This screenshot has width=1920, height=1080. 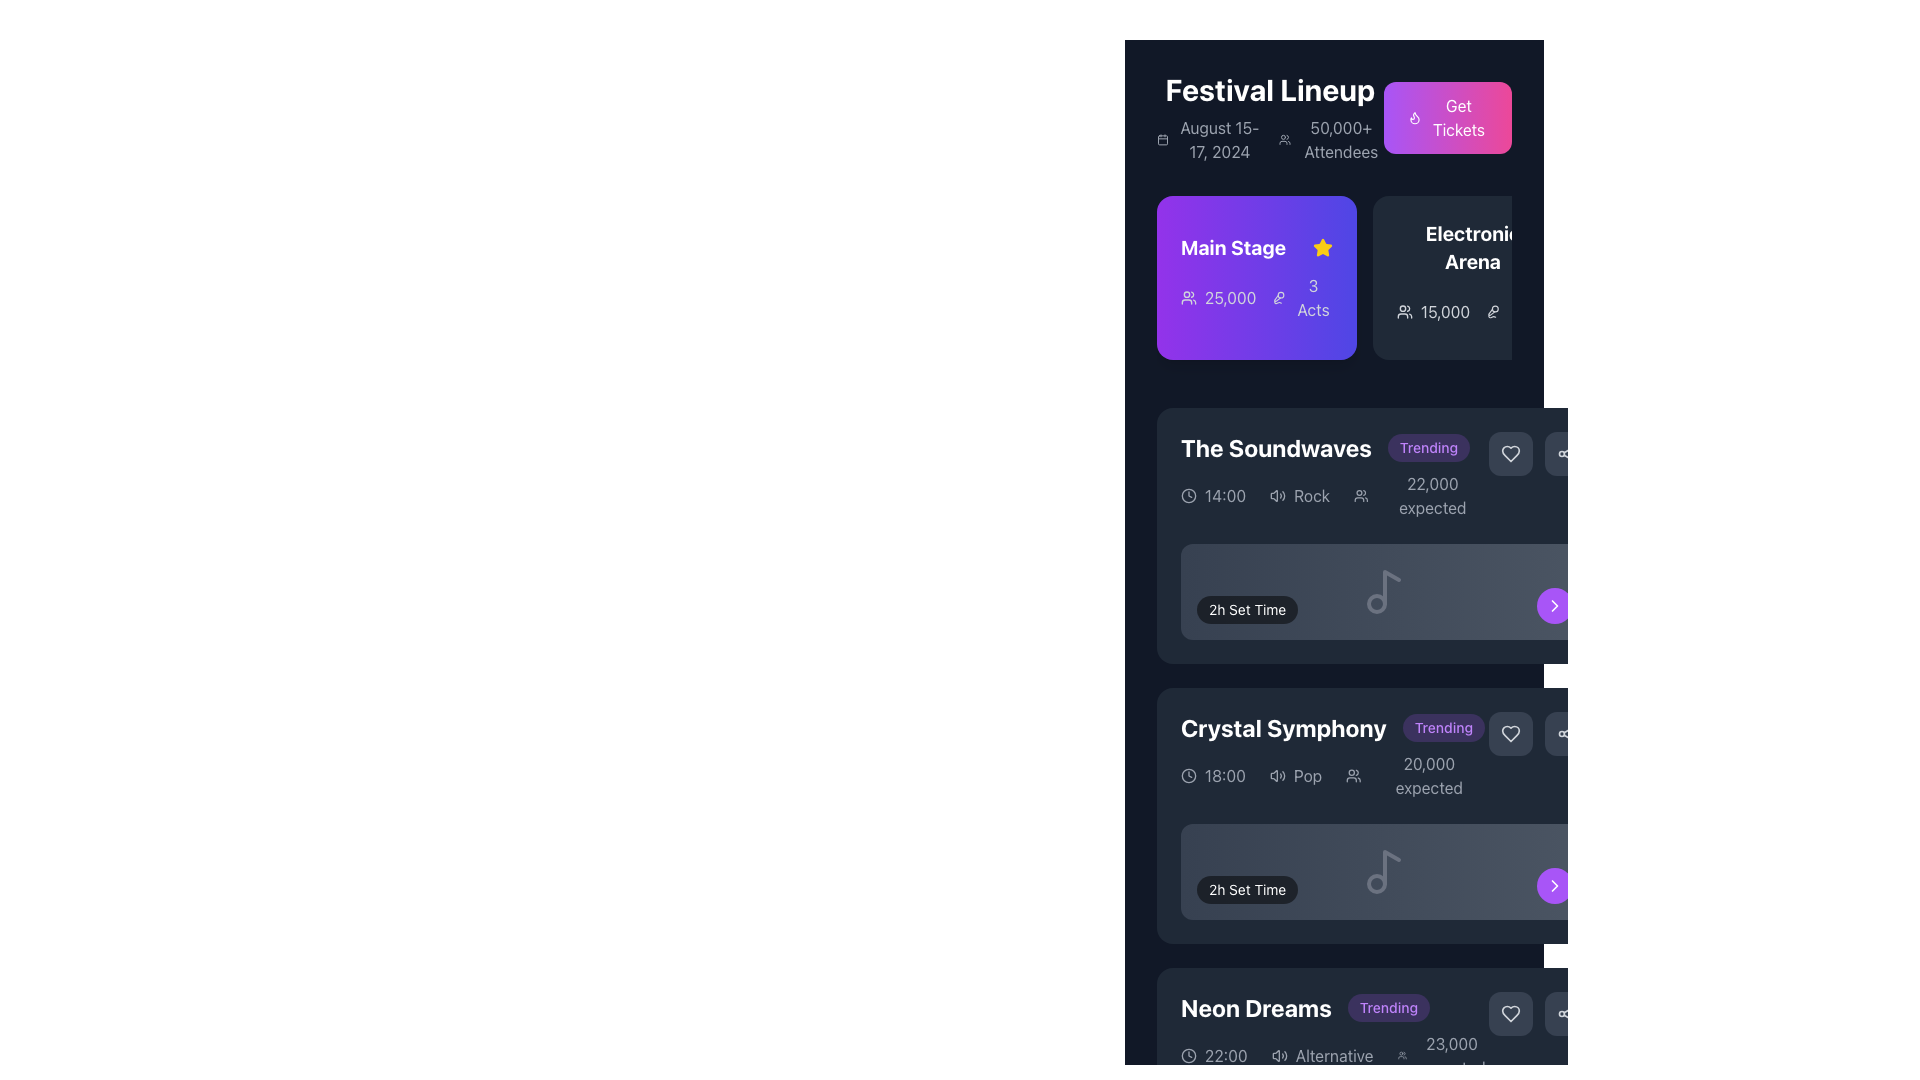 What do you see at coordinates (1413, 118) in the screenshot?
I see `the small flame-shaped icon styled in purple, located within the 'Get Tickets' button, positioned adjacent to the 'Festival Lineup' text` at bounding box center [1413, 118].